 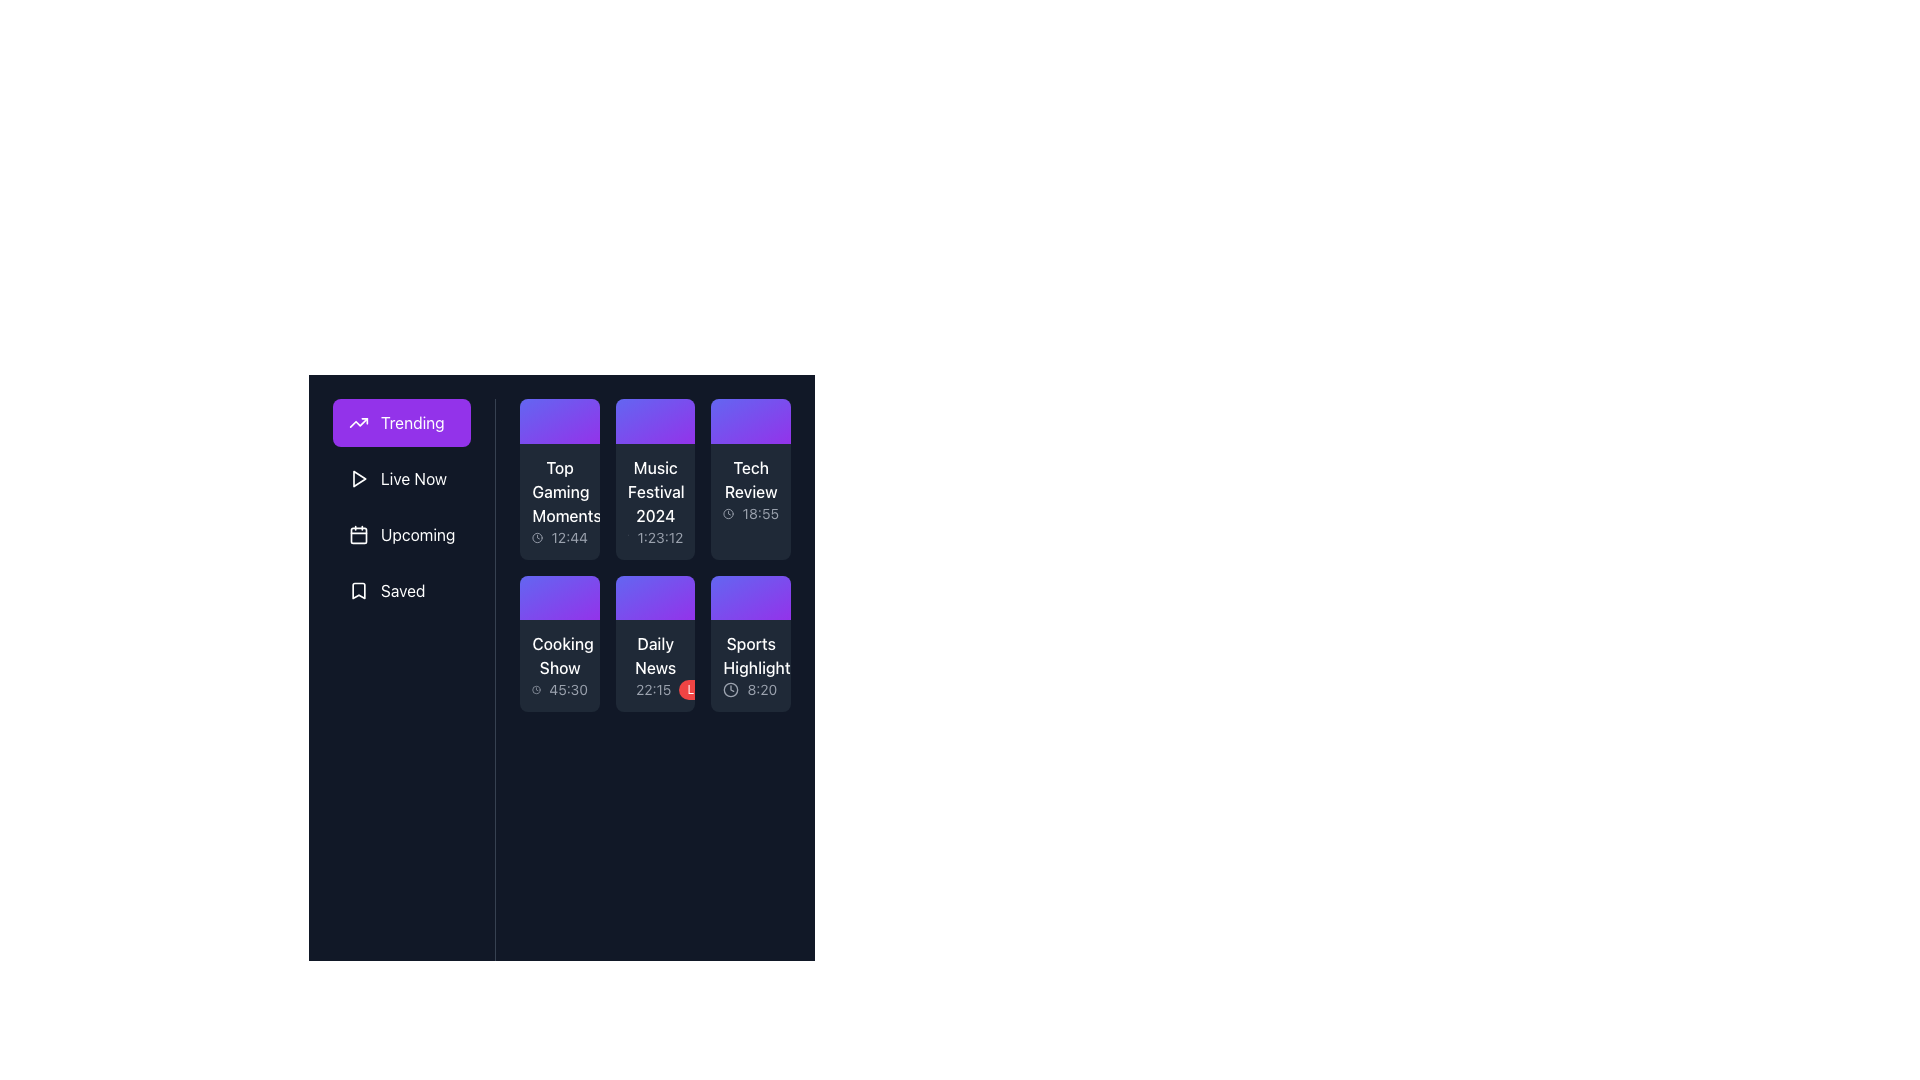 What do you see at coordinates (536, 689) in the screenshot?
I see `the clock icon that visually represents time for the 'Cooking Show' content, located on the left side of the time information block displaying '45:30'` at bounding box center [536, 689].